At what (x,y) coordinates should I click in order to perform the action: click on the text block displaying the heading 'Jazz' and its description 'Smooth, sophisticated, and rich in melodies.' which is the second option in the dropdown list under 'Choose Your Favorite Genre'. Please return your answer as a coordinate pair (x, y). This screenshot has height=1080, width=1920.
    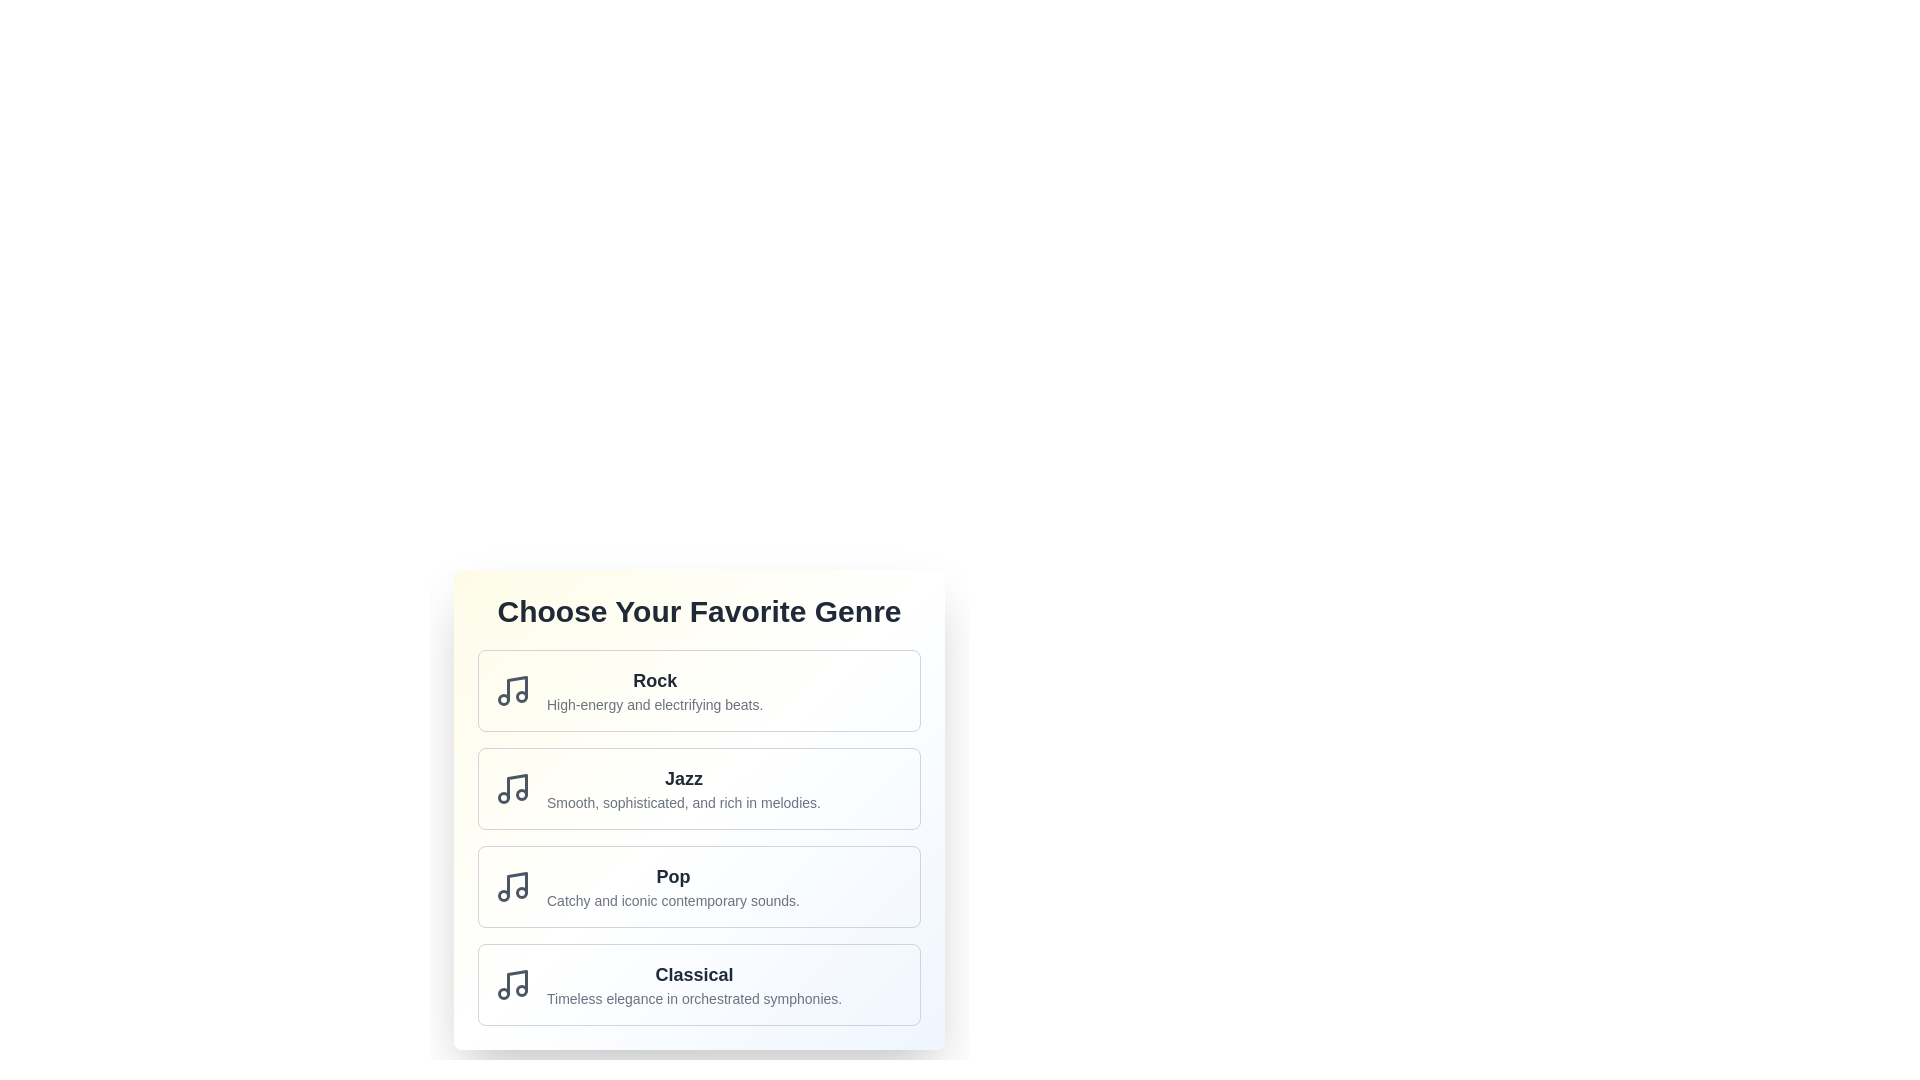
    Looking at the image, I should click on (683, 788).